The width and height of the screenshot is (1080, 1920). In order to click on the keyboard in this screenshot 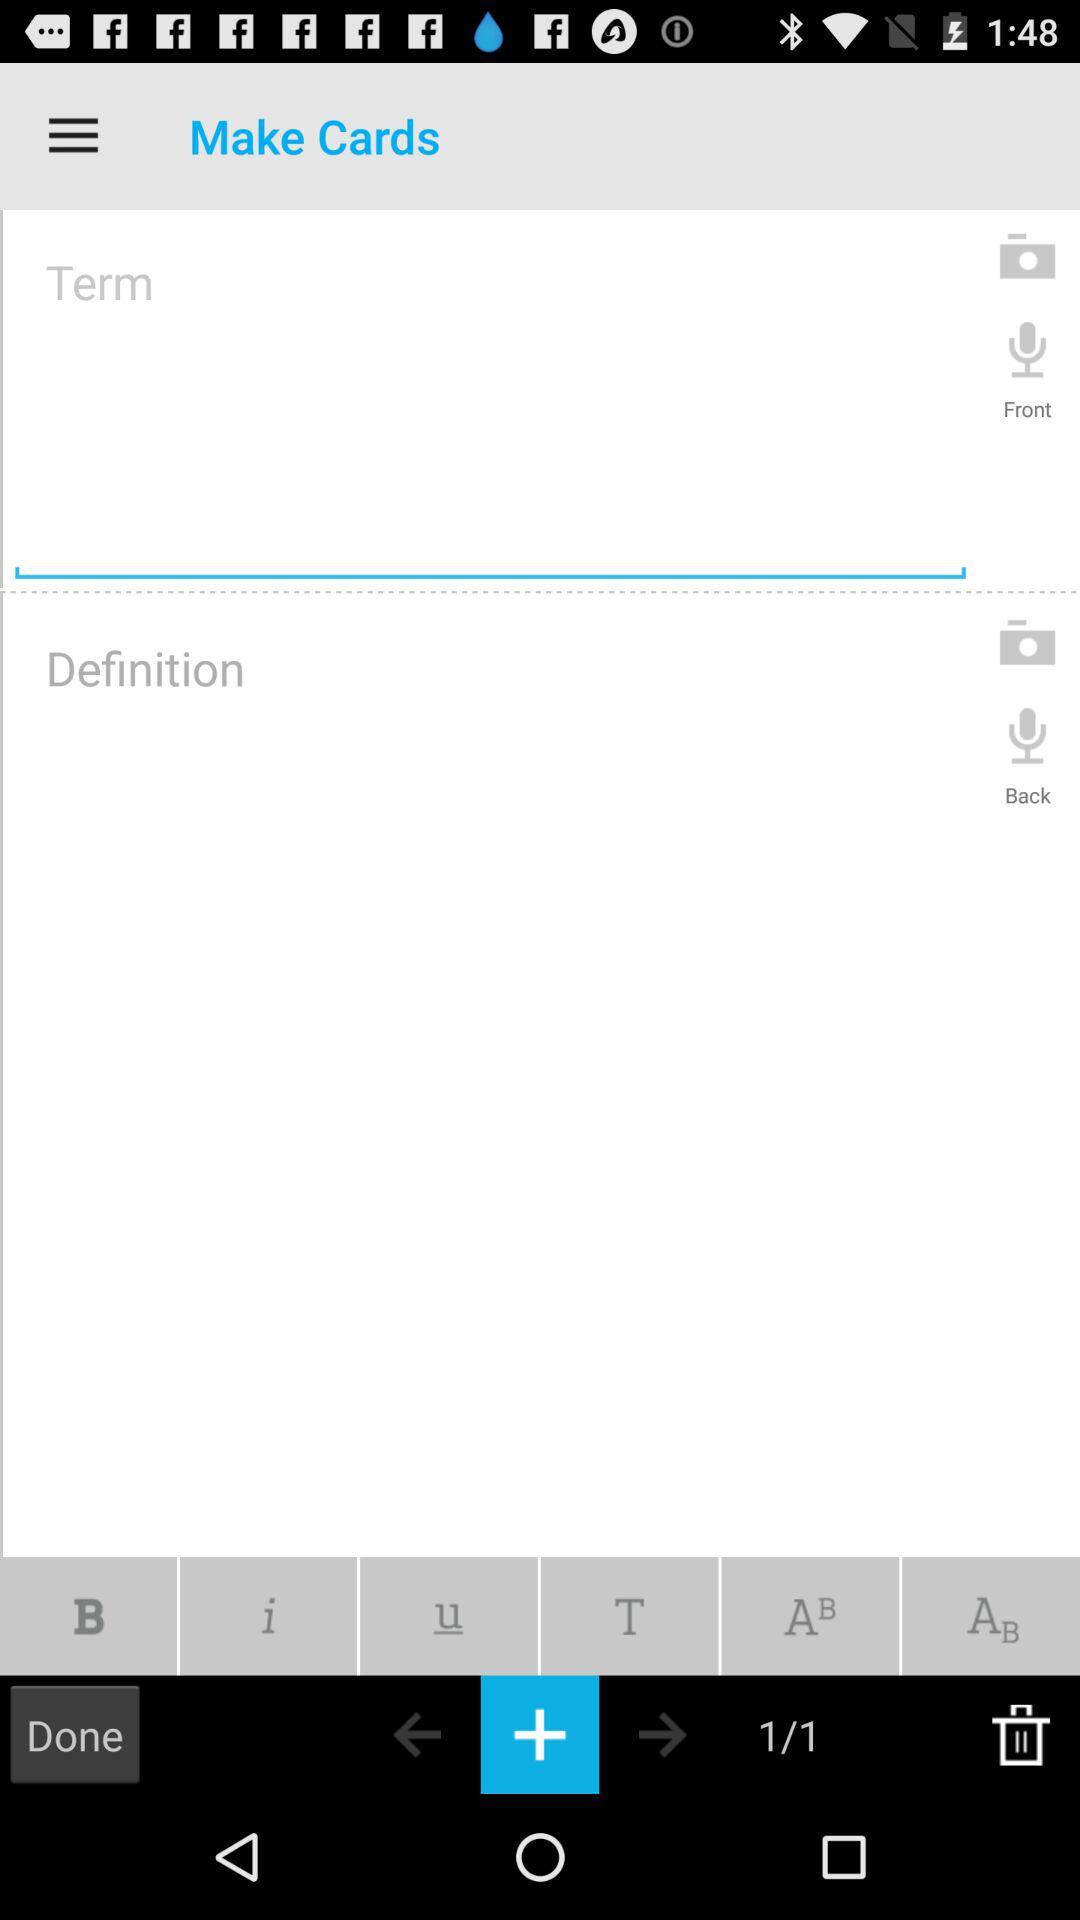, I will do `click(540, 1733)`.